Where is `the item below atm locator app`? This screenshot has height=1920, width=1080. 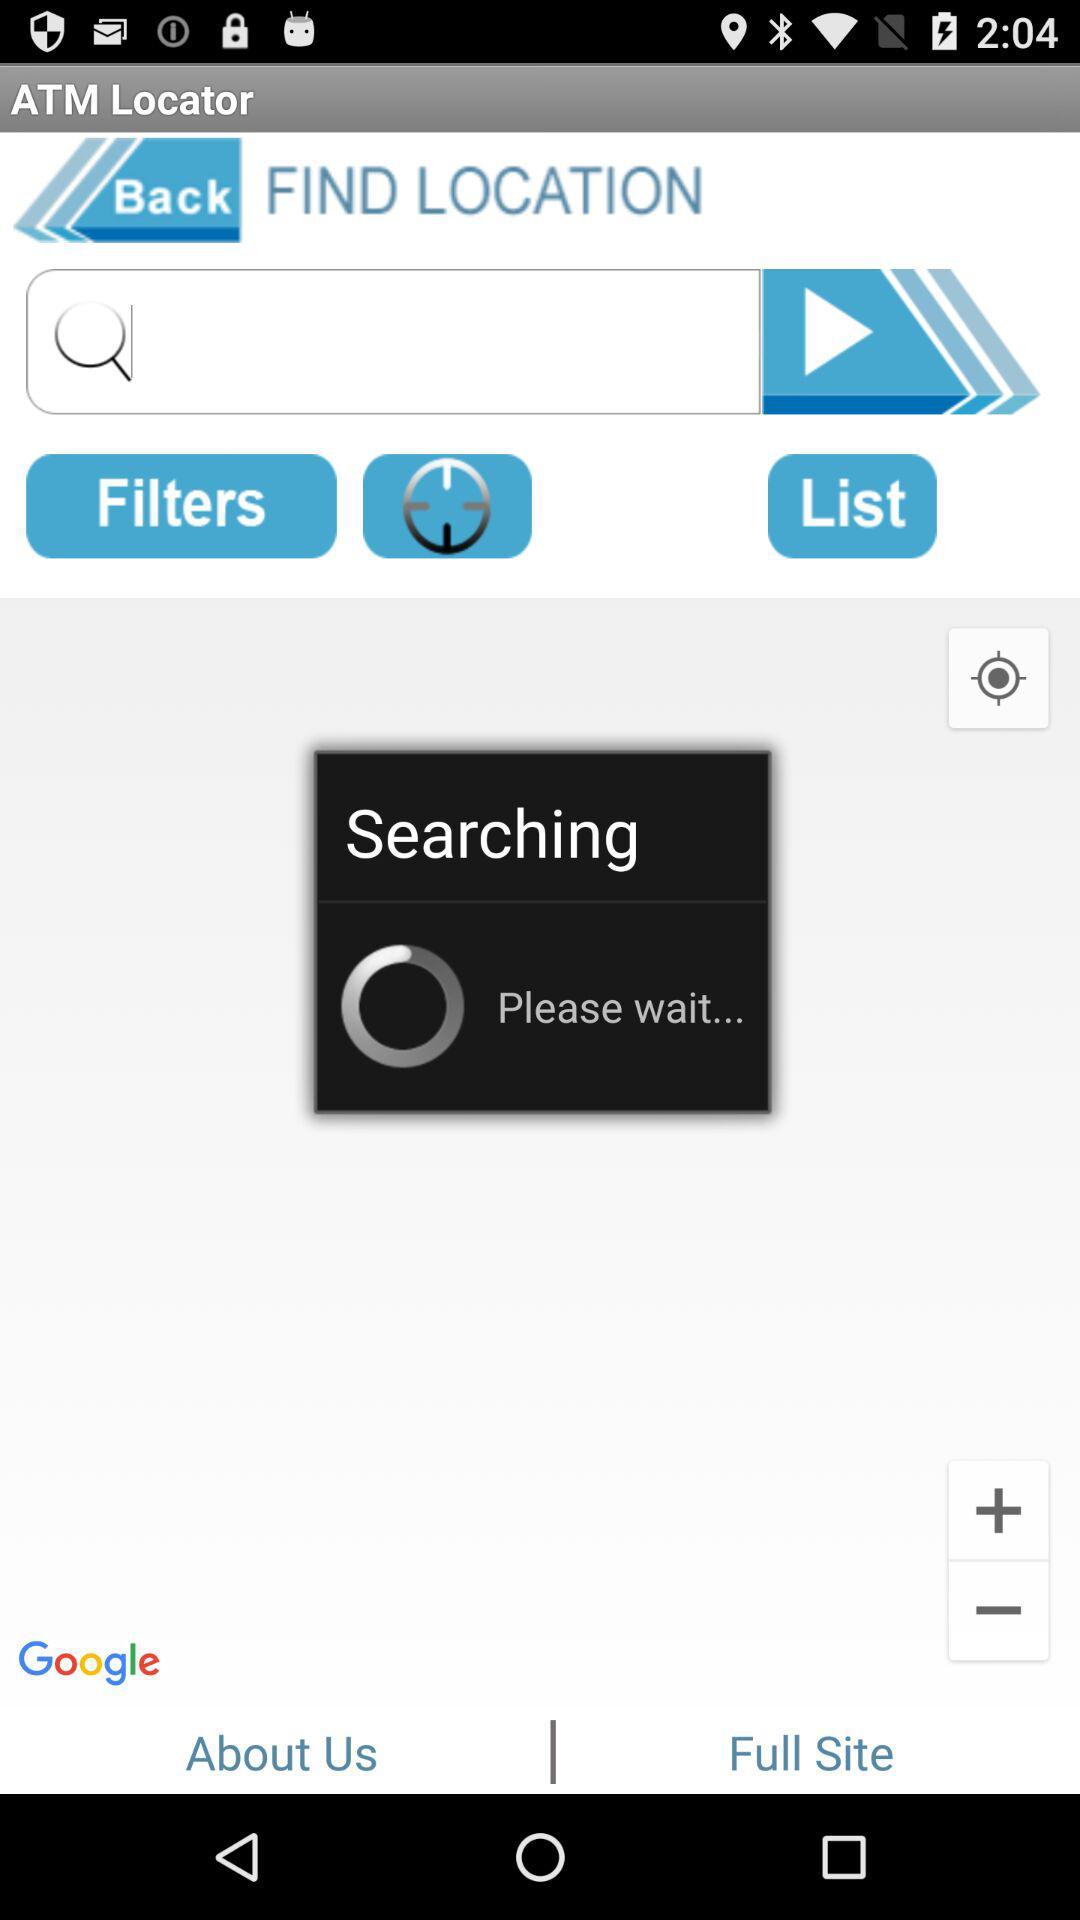 the item below atm locator app is located at coordinates (370, 186).